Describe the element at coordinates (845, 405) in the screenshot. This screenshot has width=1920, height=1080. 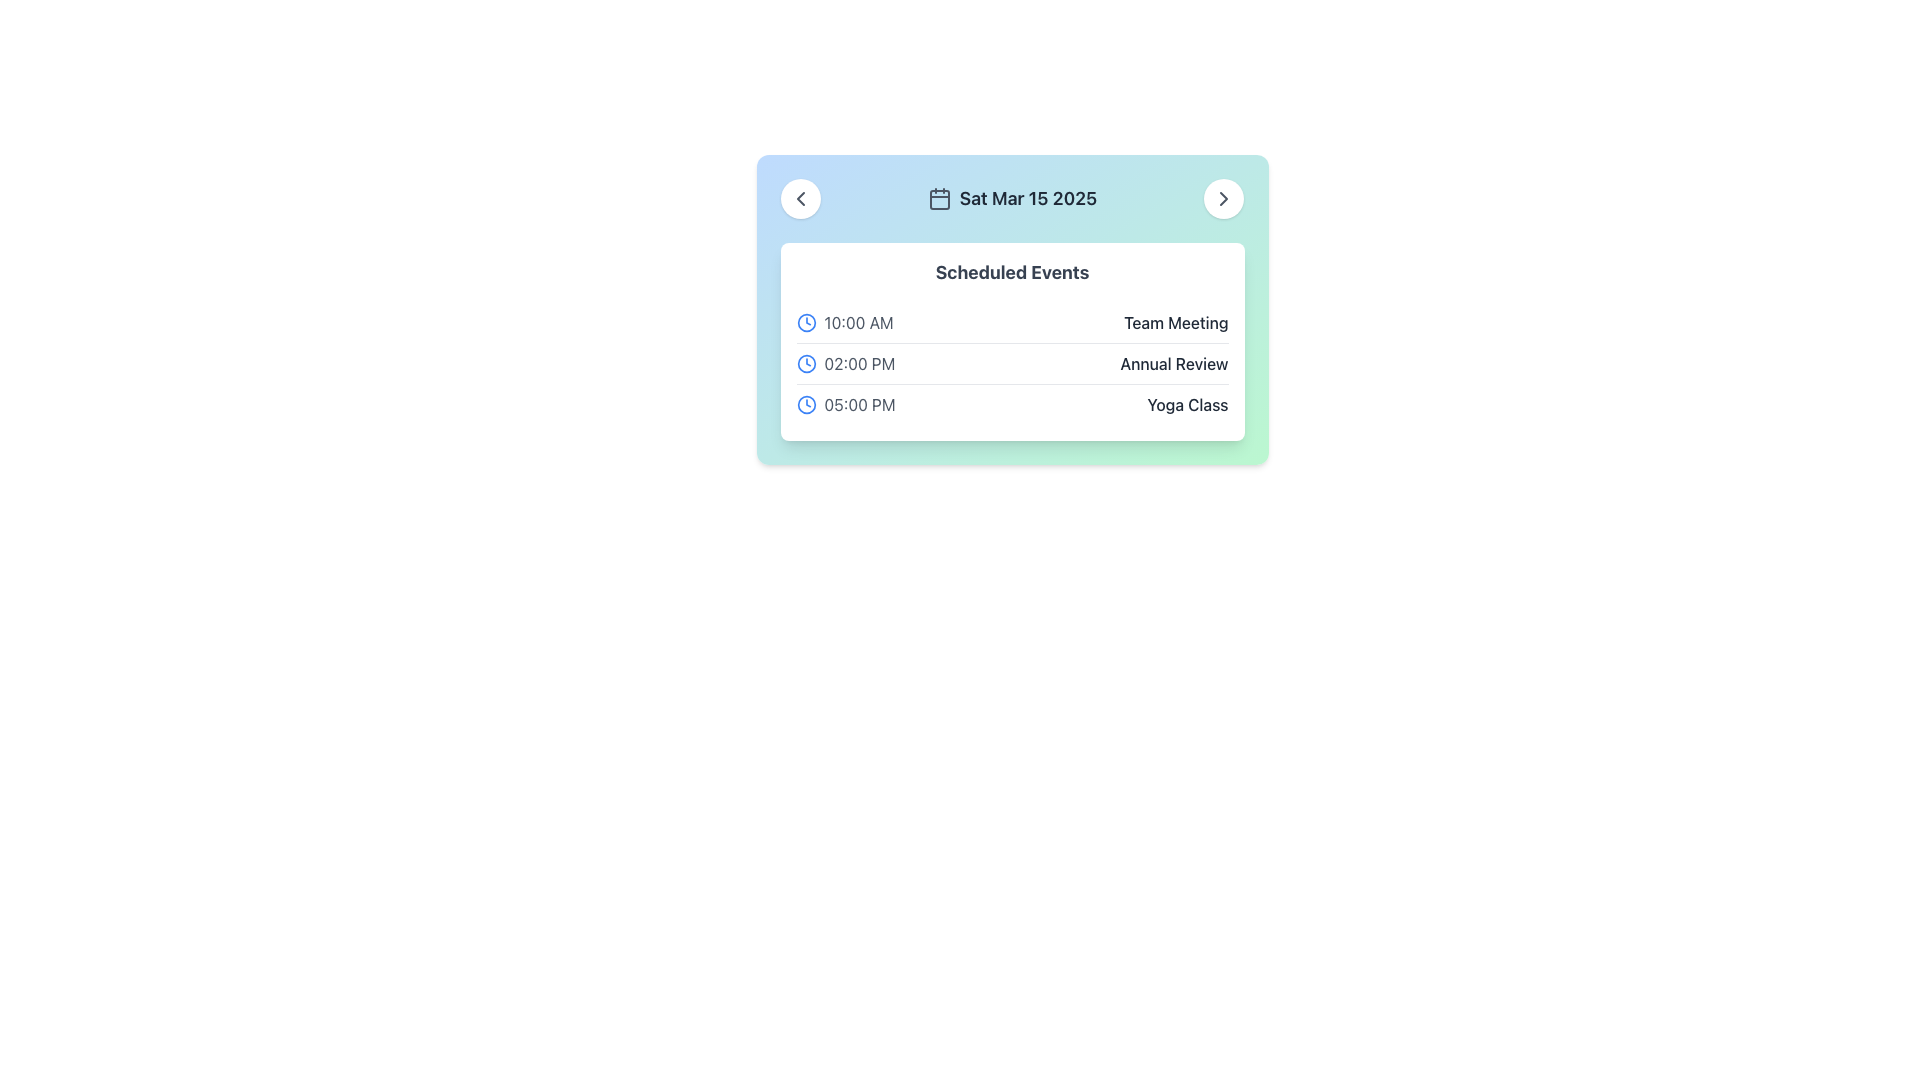
I see `the text label displaying the time '05:00 PM' next to the blue clock icon` at that location.